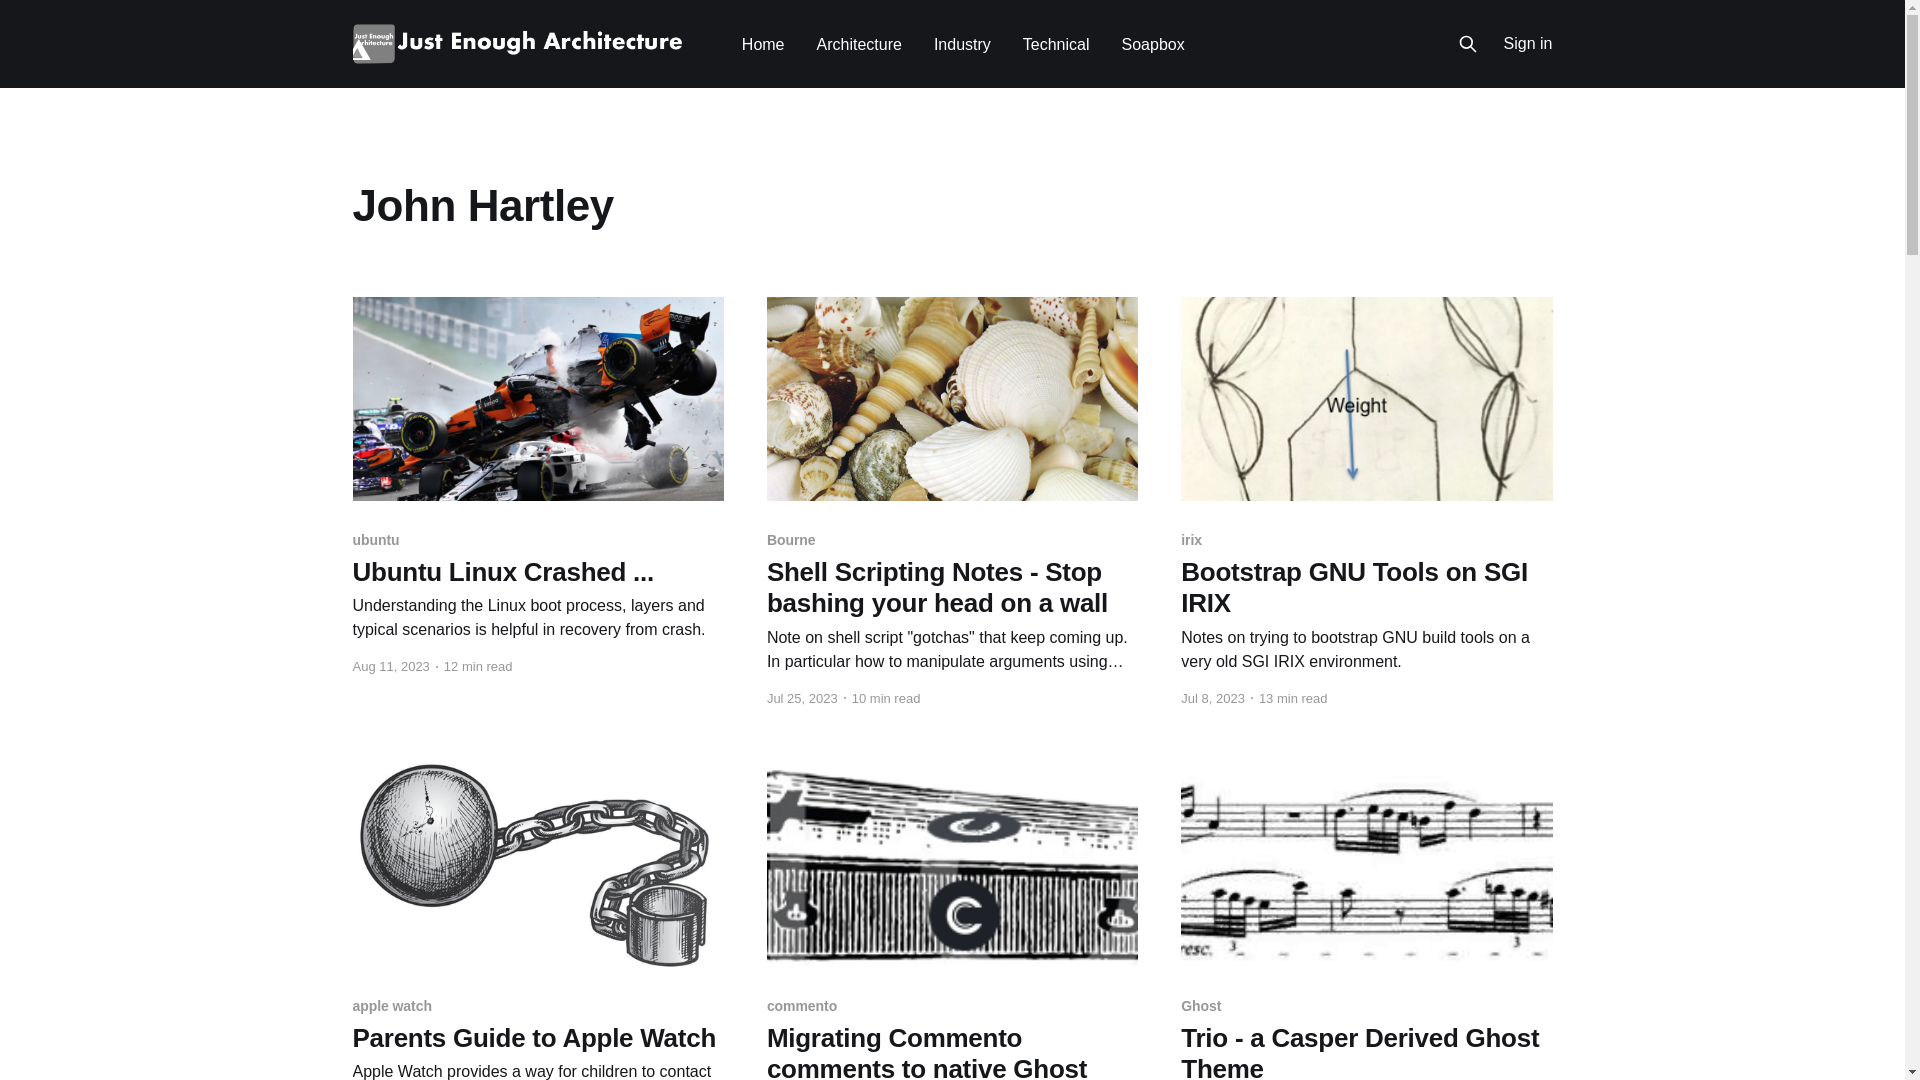 The height and width of the screenshot is (1080, 1920). What do you see at coordinates (816, 44) in the screenshot?
I see `'Architecture'` at bounding box center [816, 44].